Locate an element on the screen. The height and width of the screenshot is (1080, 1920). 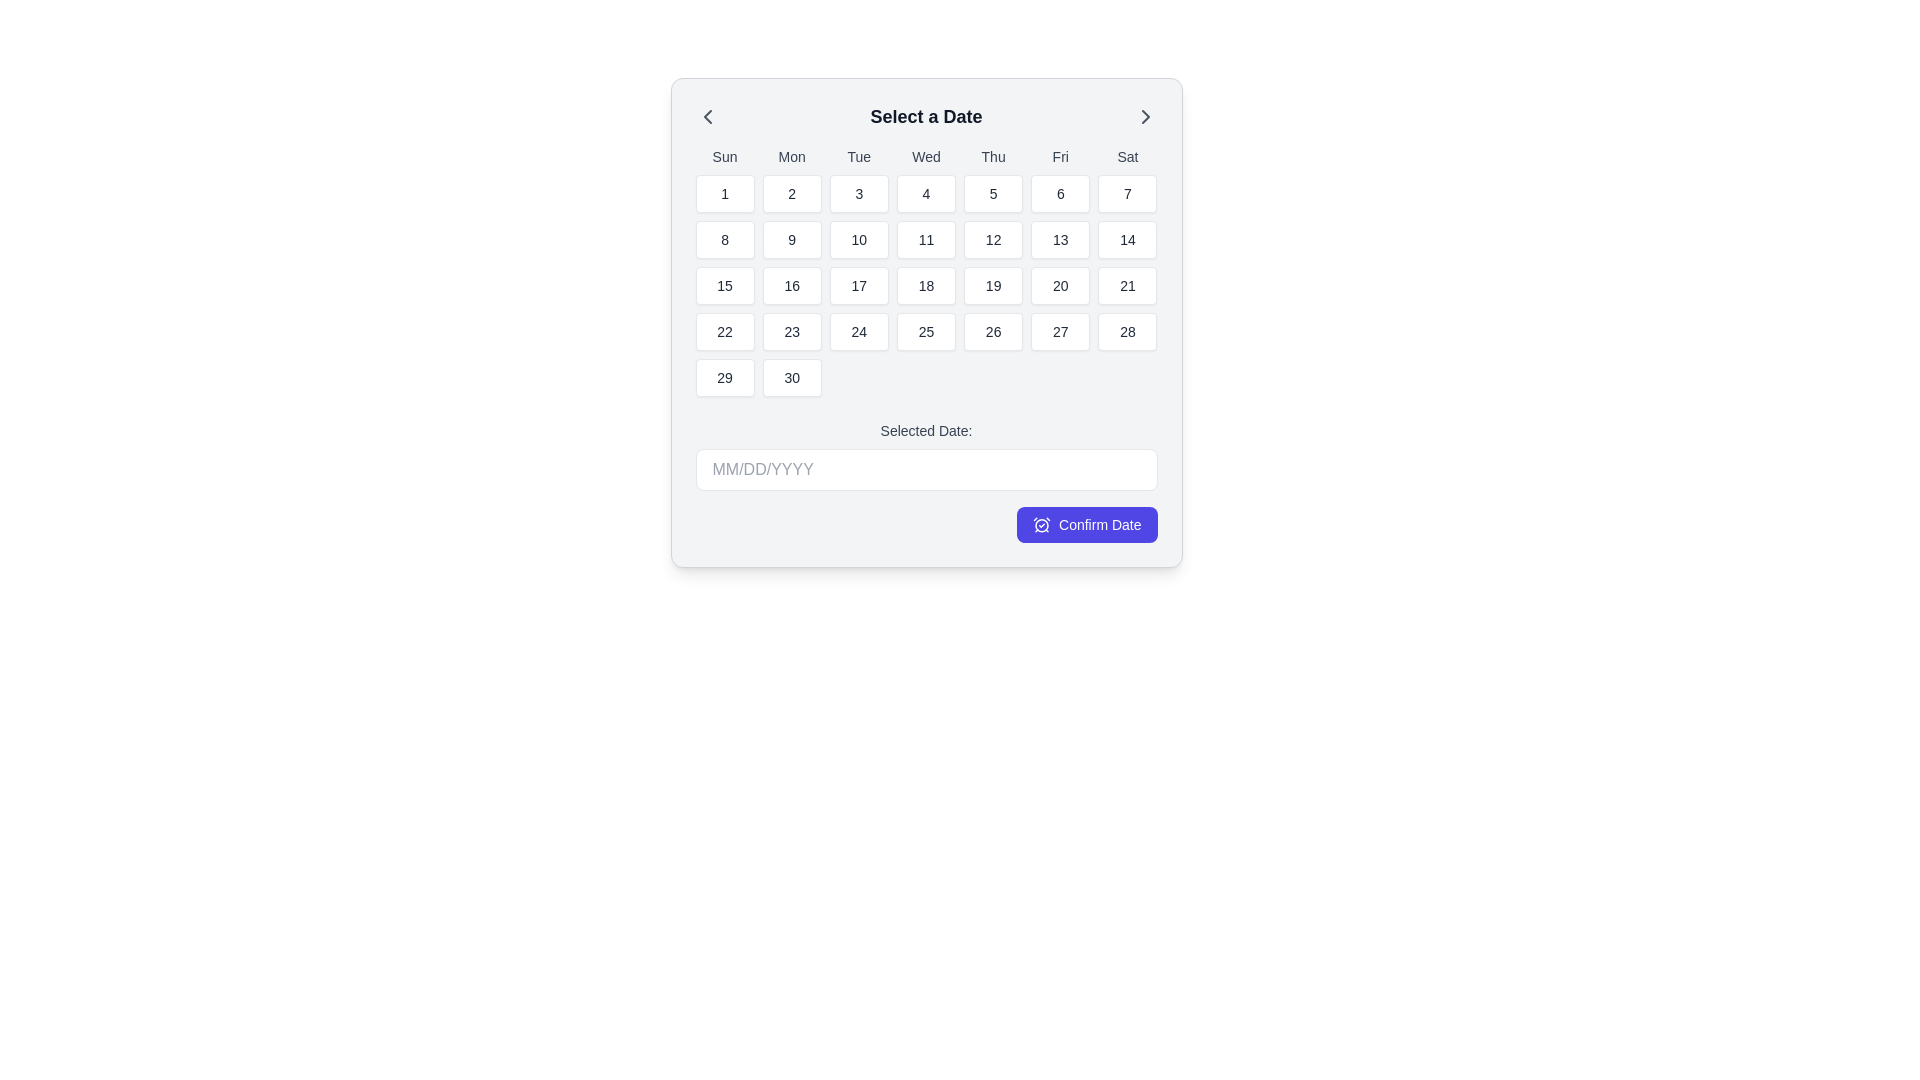
the left-pointing chevron navigation arrow located at the upper left of the calendar header is located at coordinates (707, 116).